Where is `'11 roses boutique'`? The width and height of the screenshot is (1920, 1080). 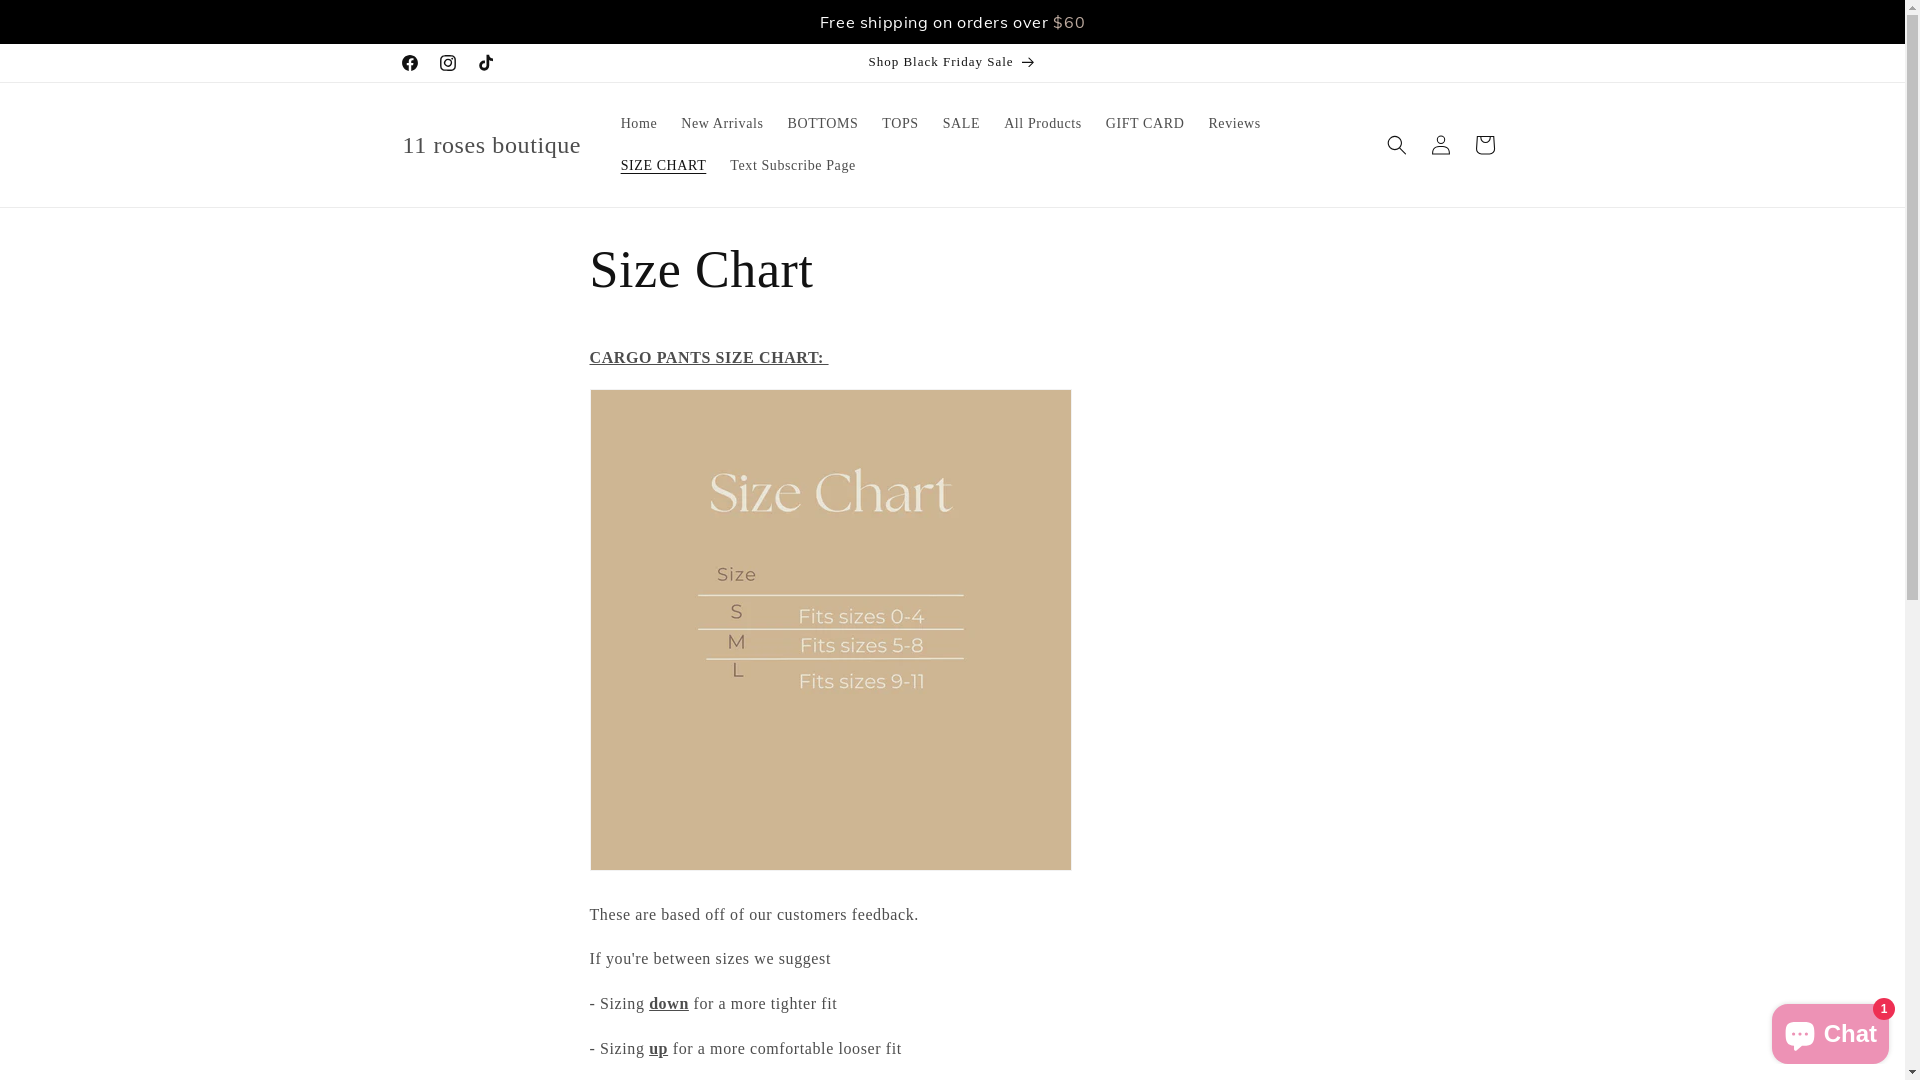 '11 roses boutique' is located at coordinates (491, 144).